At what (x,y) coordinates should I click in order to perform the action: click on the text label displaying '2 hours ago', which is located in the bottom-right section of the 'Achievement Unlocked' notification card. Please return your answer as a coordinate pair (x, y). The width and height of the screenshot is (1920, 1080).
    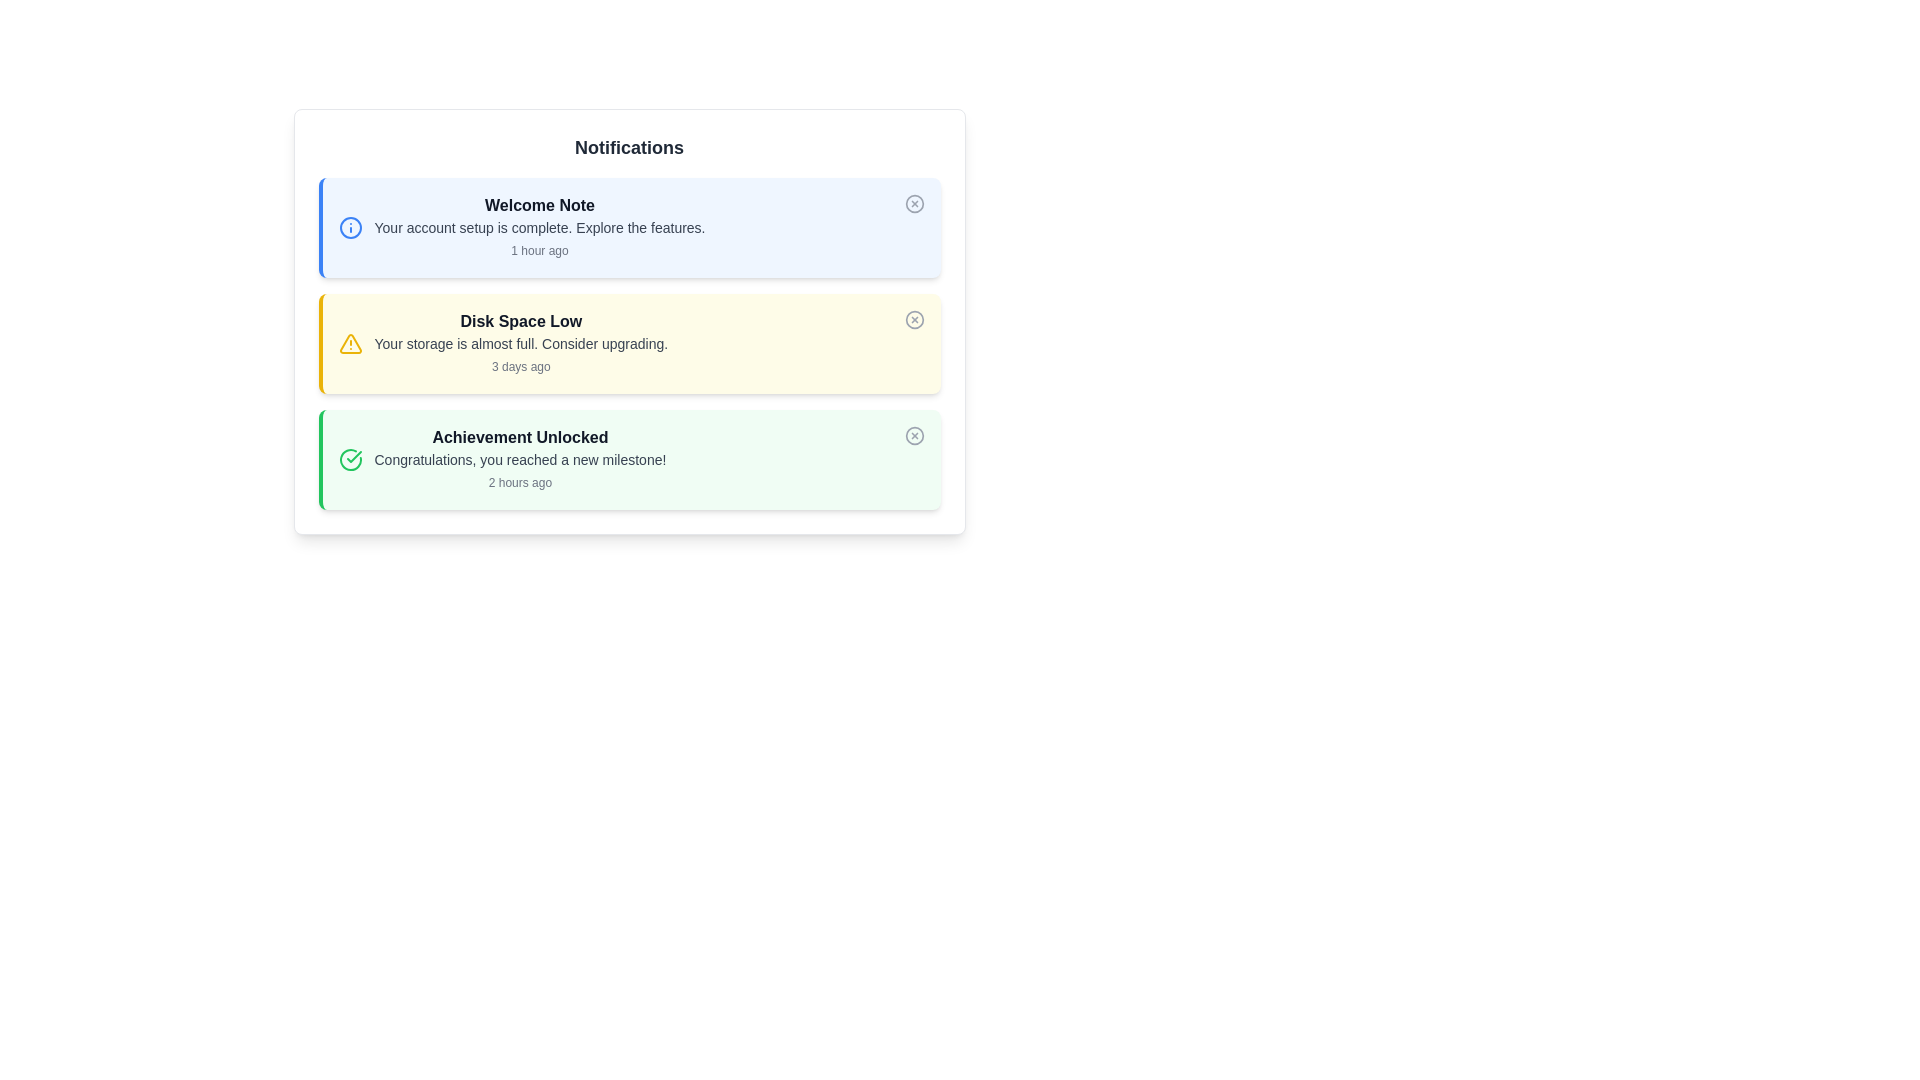
    Looking at the image, I should click on (520, 482).